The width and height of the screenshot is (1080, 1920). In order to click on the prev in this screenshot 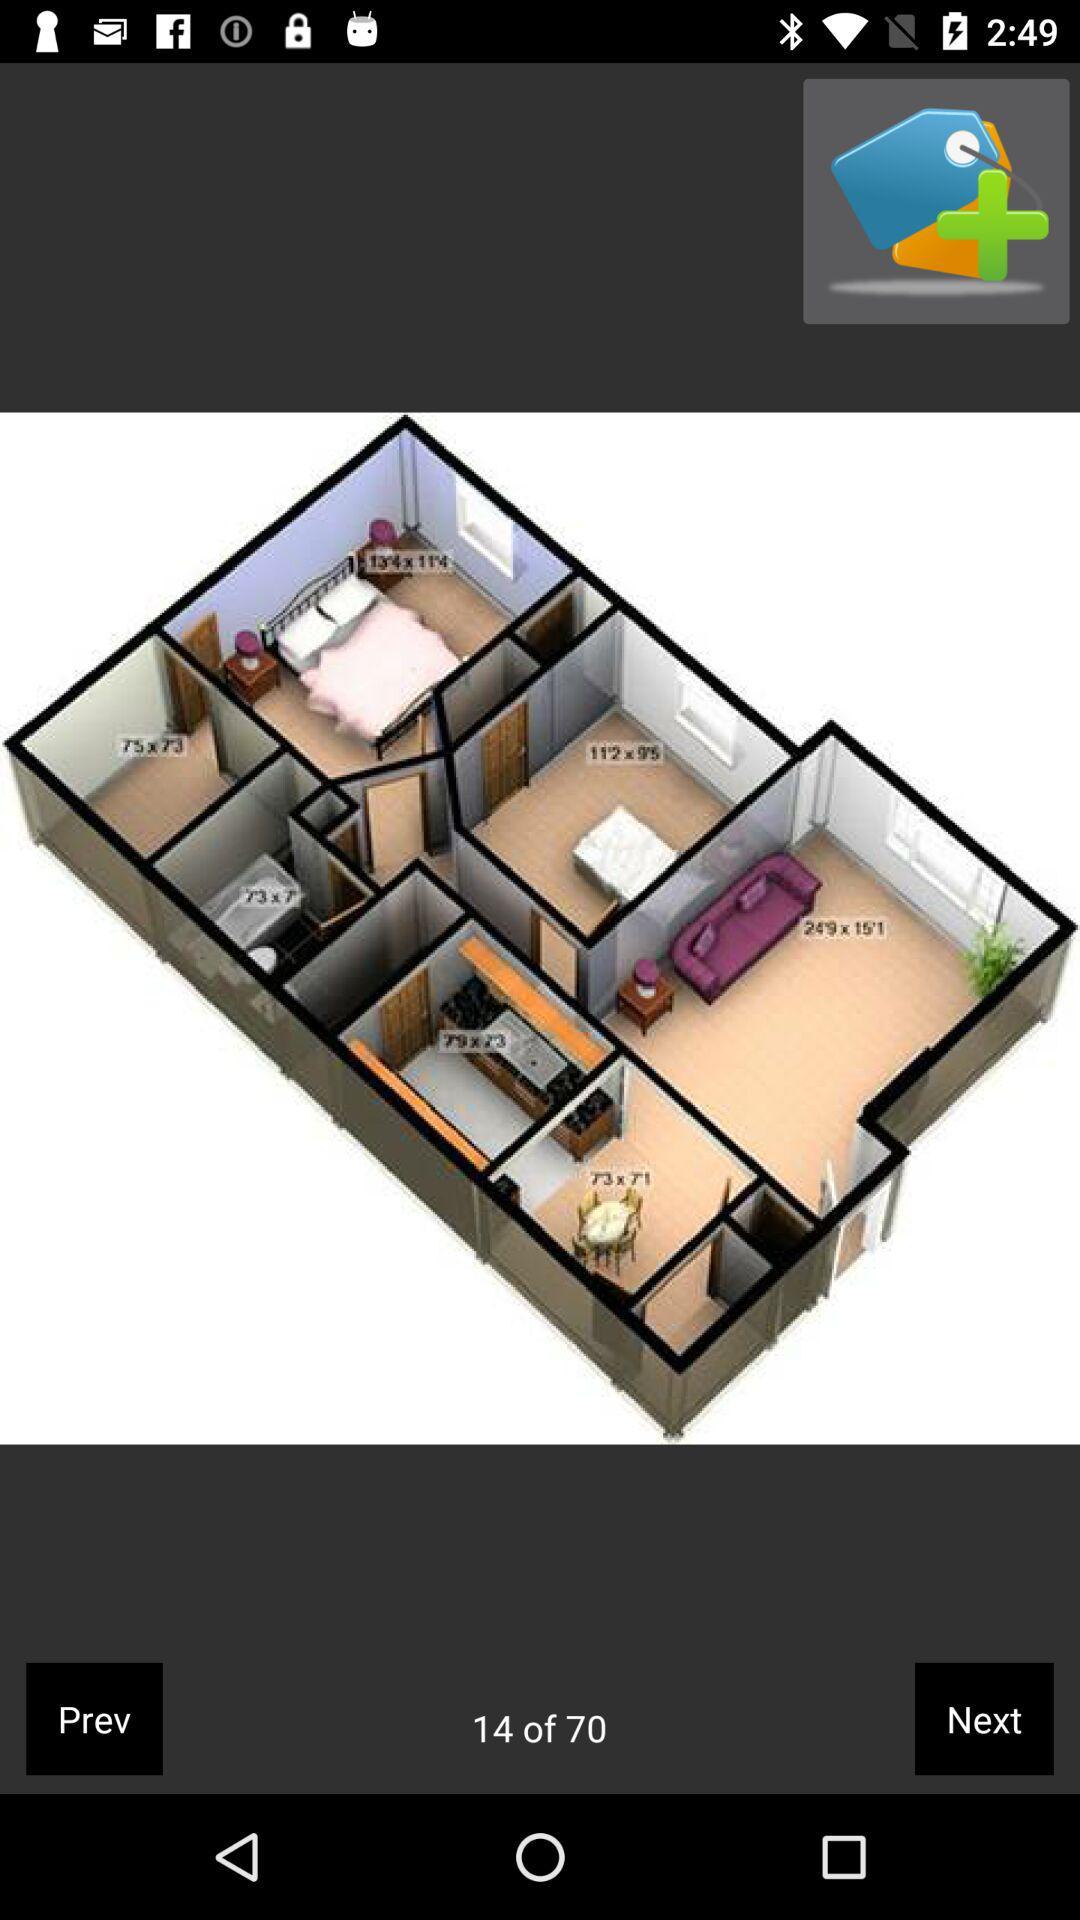, I will do `click(94, 1717)`.